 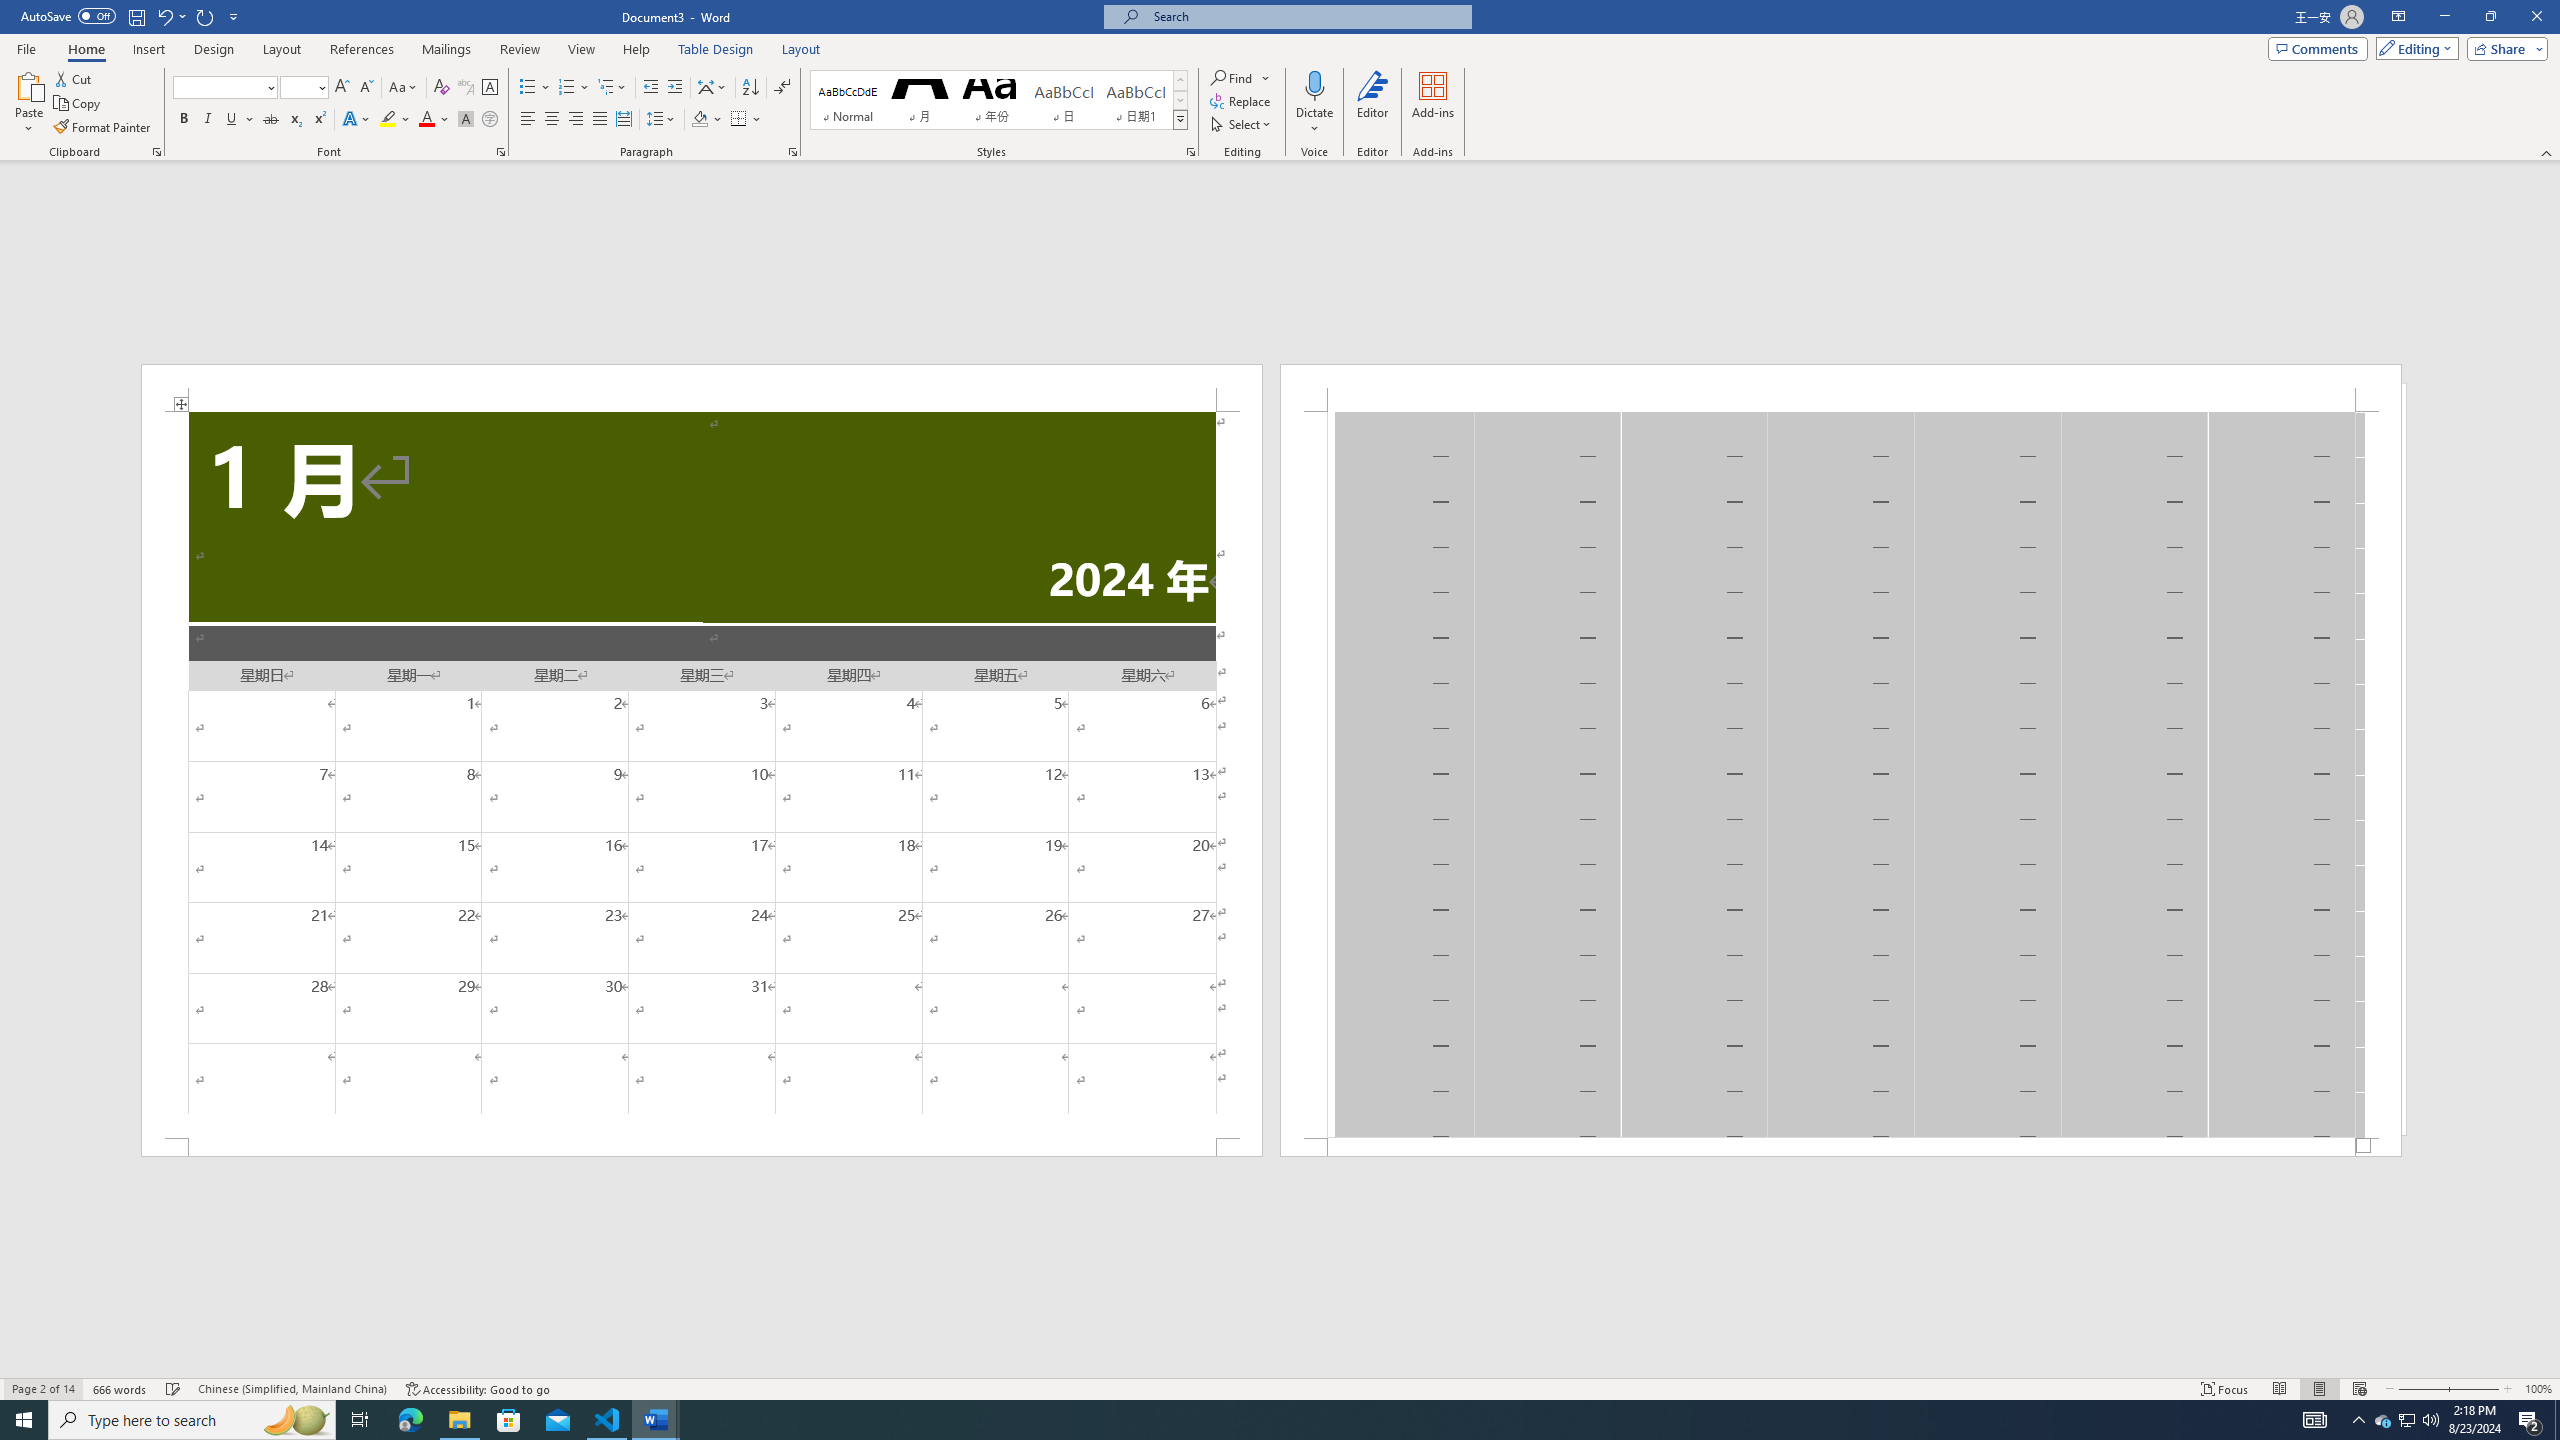 What do you see at coordinates (700, 118) in the screenshot?
I see `'Shading RGB(0, 0, 0)'` at bounding box center [700, 118].